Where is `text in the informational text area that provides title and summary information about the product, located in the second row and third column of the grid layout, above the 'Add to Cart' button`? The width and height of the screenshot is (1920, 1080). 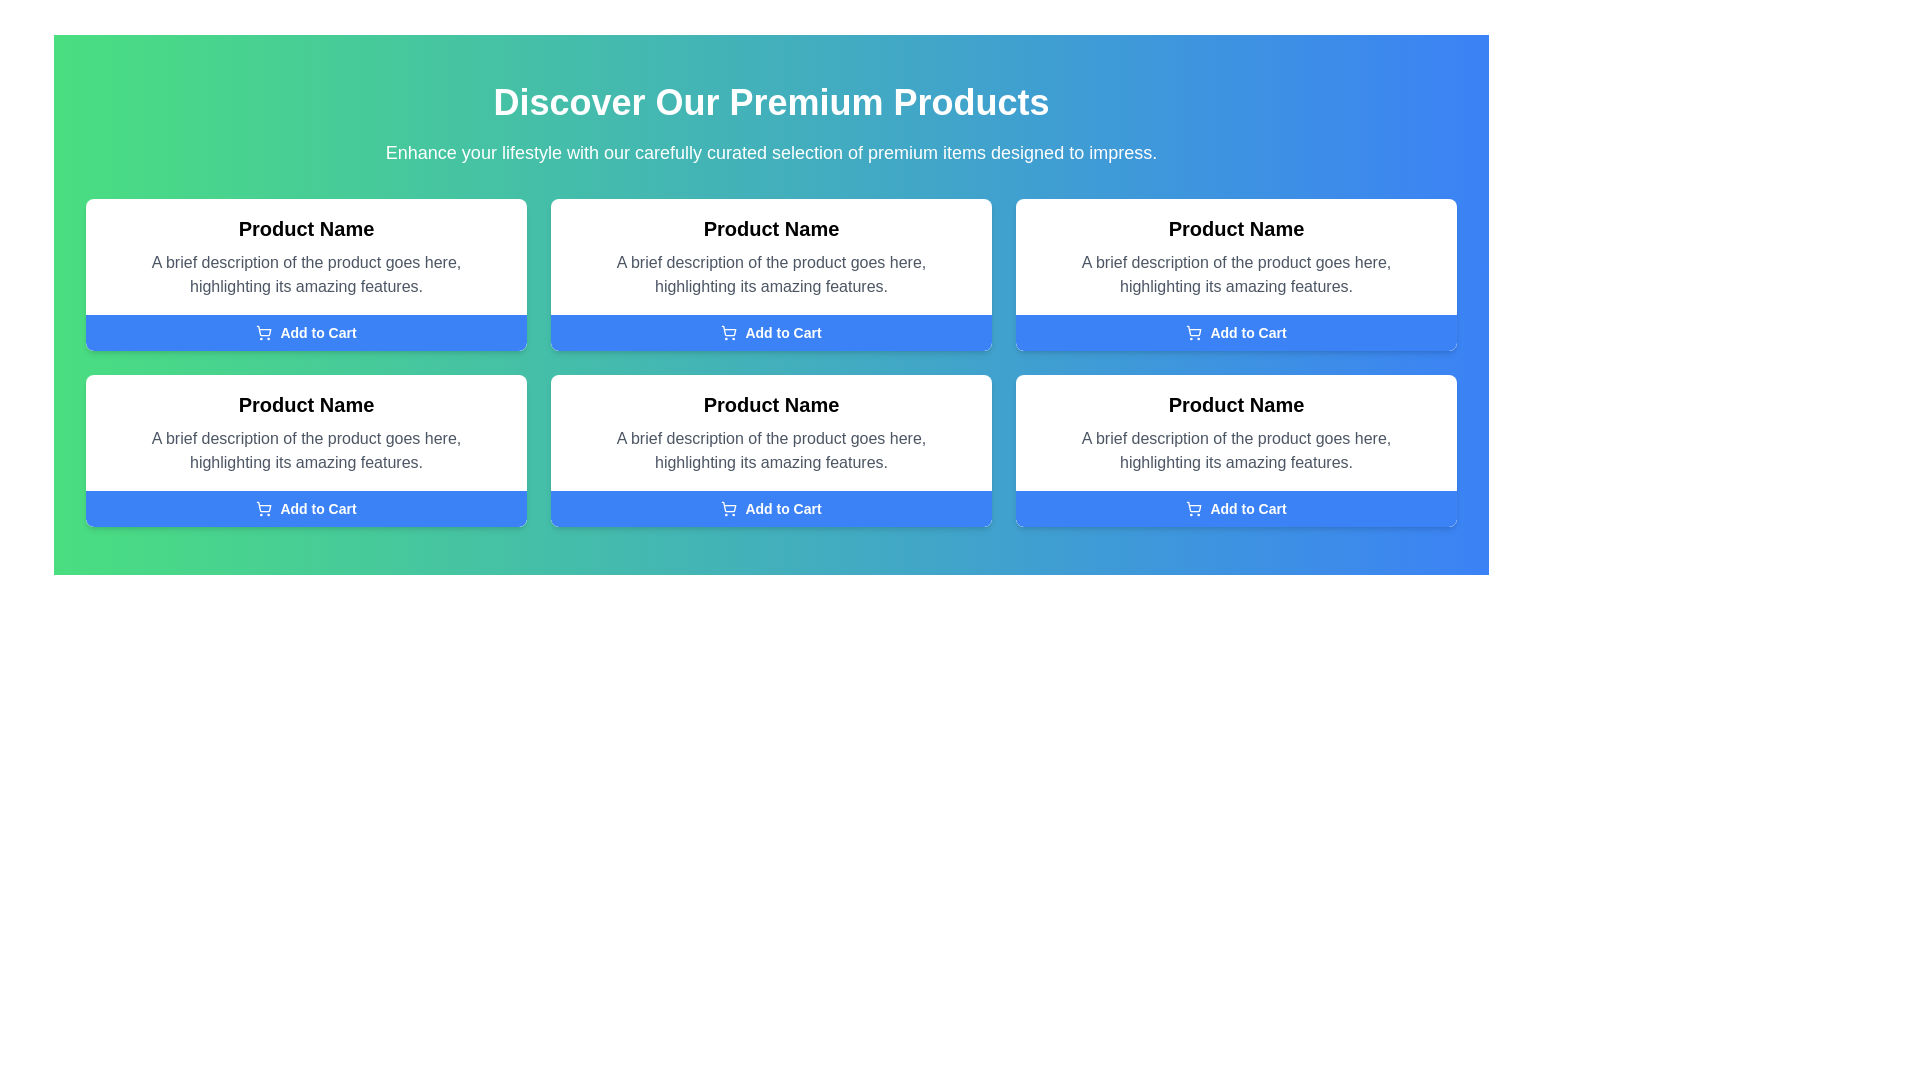
text in the informational text area that provides title and summary information about the product, located in the second row and third column of the grid layout, above the 'Add to Cart' button is located at coordinates (1235, 431).